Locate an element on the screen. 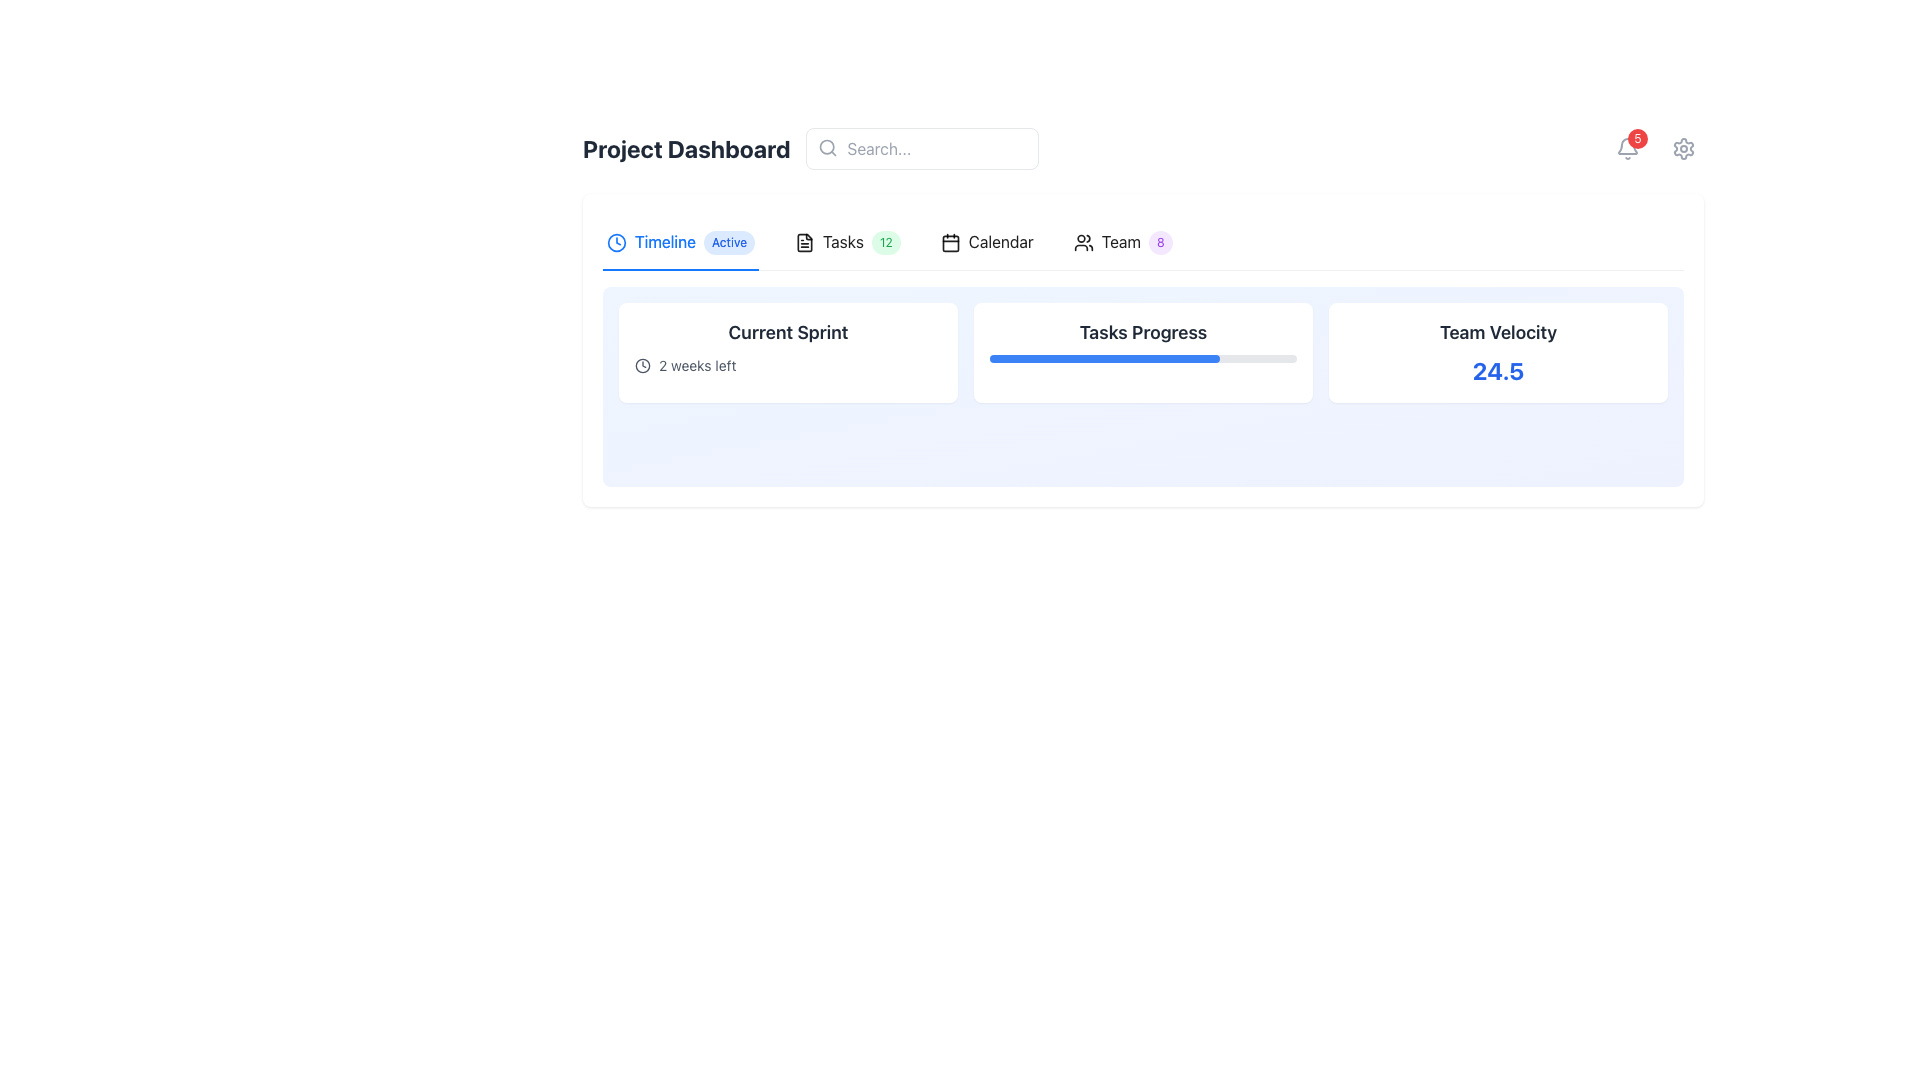 Image resolution: width=1920 pixels, height=1080 pixels. the 'Tasks' tab in the navigation bar, which features a green circular badge with the number '12' and a document icon is located at coordinates (847, 241).